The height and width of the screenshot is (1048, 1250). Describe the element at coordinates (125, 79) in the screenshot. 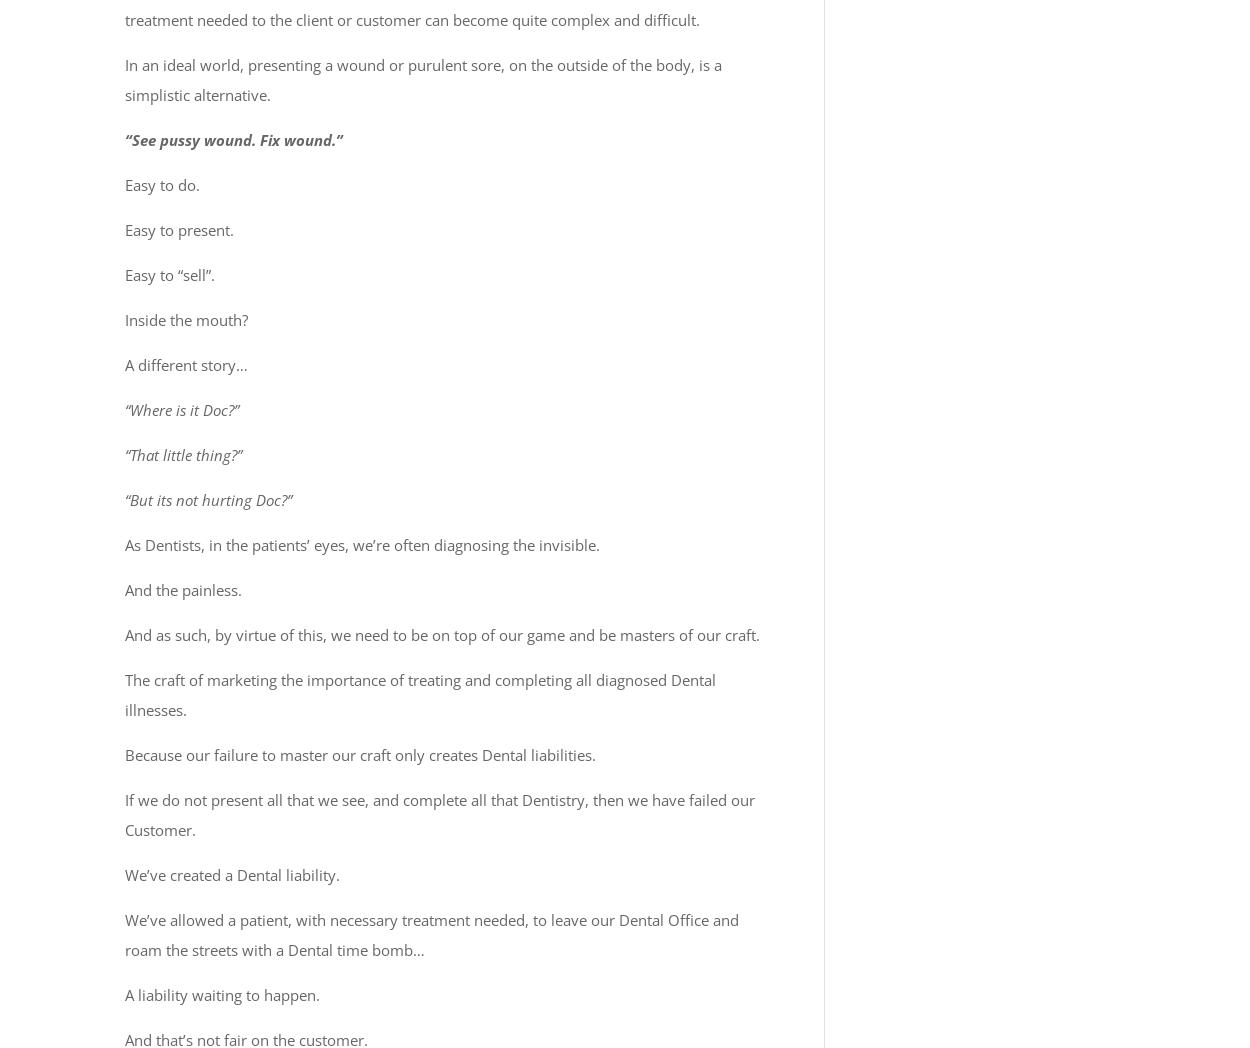

I see `'In an ideal world, presenting a wound or purulent sore, on the outside of the body, is a simplistic alternative.'` at that location.